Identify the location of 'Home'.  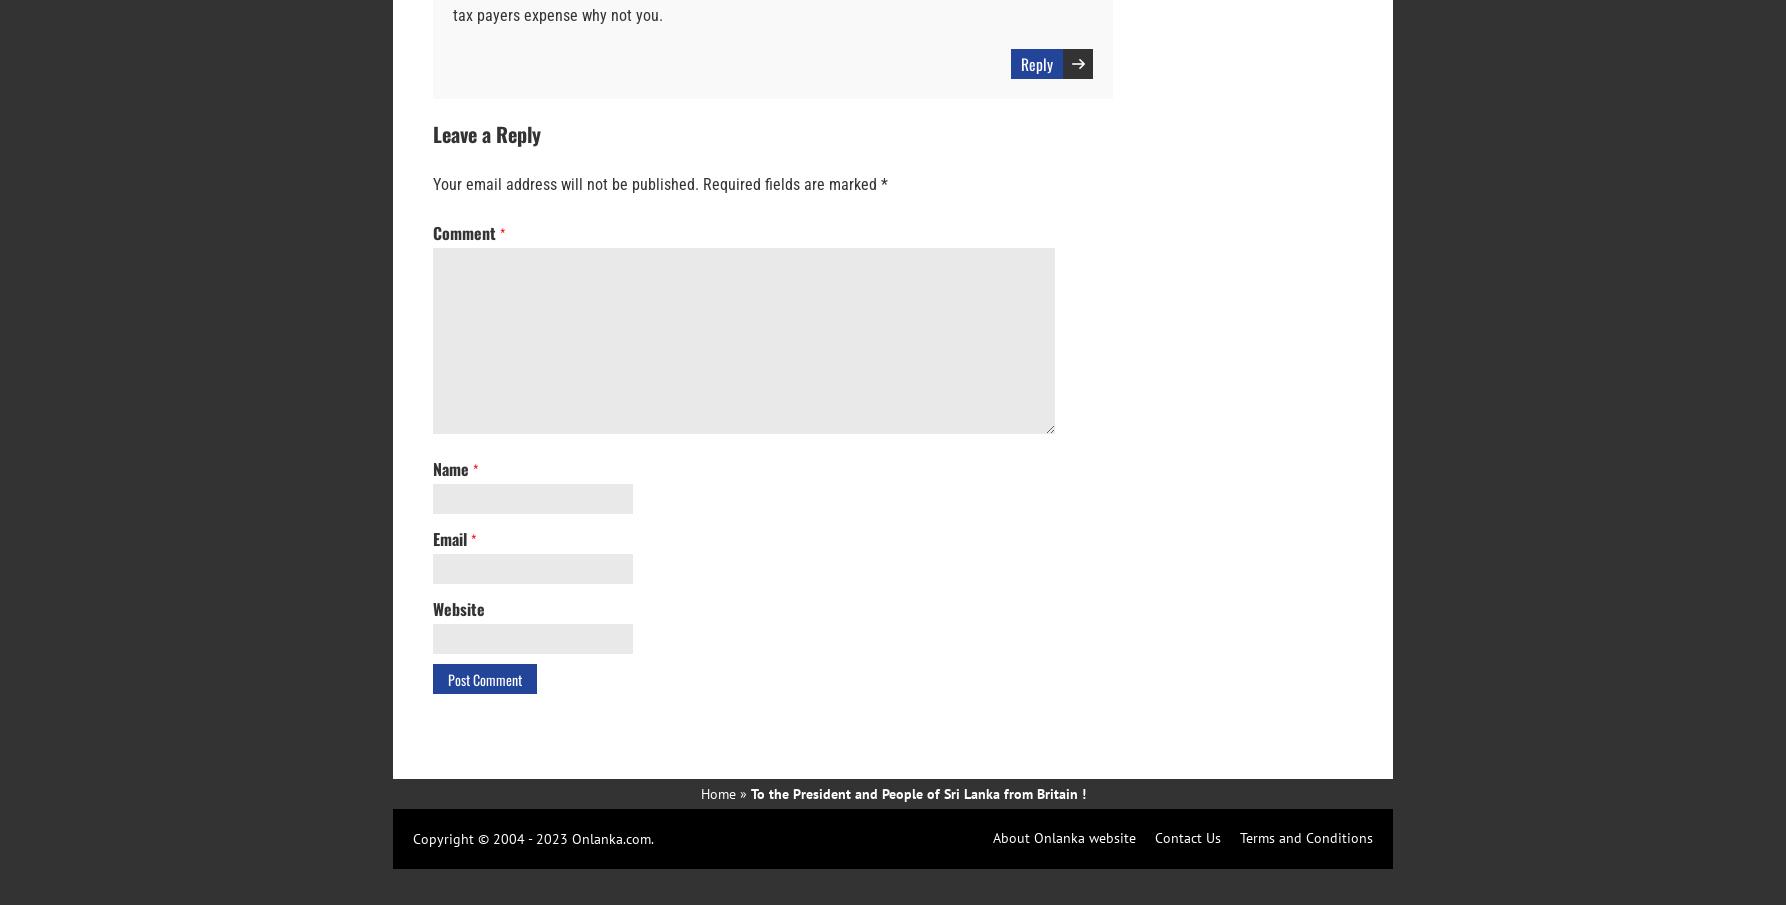
(699, 793).